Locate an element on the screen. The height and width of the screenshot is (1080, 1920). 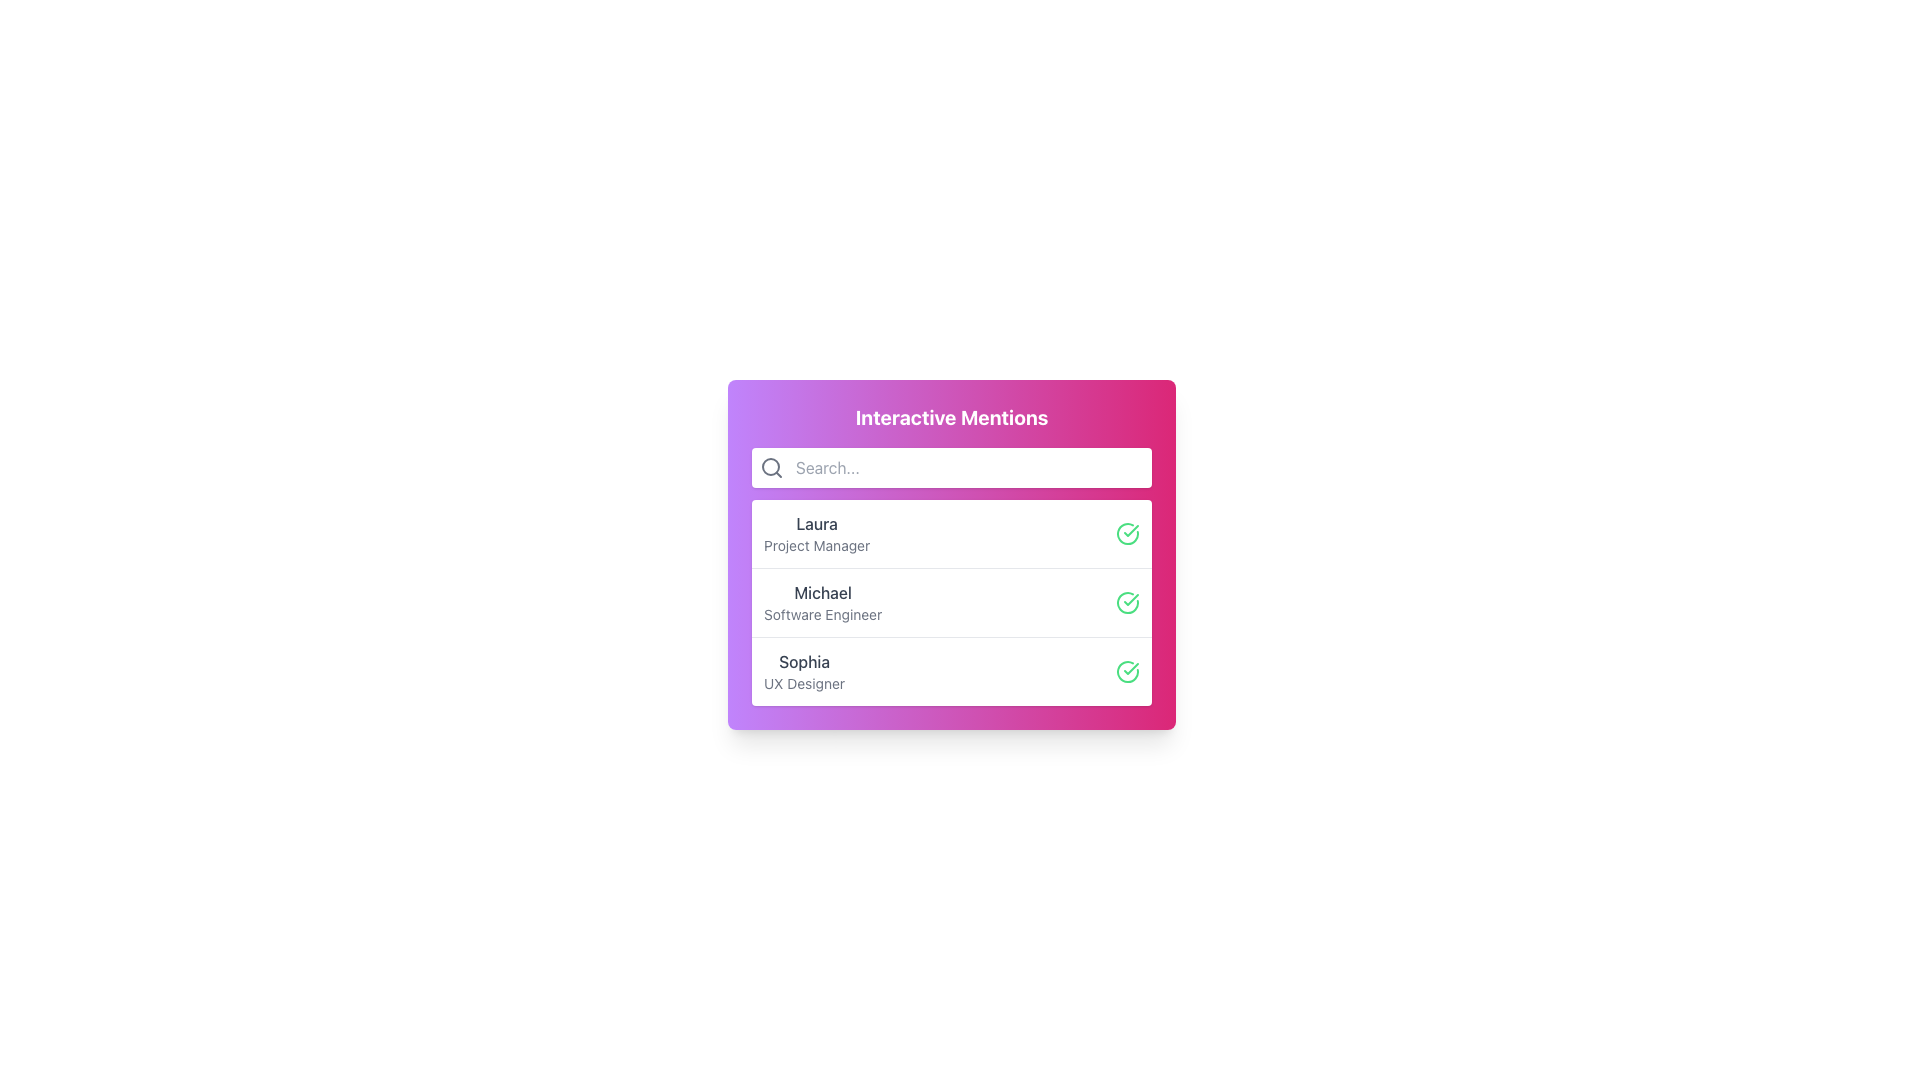
the search icon located at the far-left of the horizontal layout, which serves as a visual affordance for the search functionality is located at coordinates (771, 467).